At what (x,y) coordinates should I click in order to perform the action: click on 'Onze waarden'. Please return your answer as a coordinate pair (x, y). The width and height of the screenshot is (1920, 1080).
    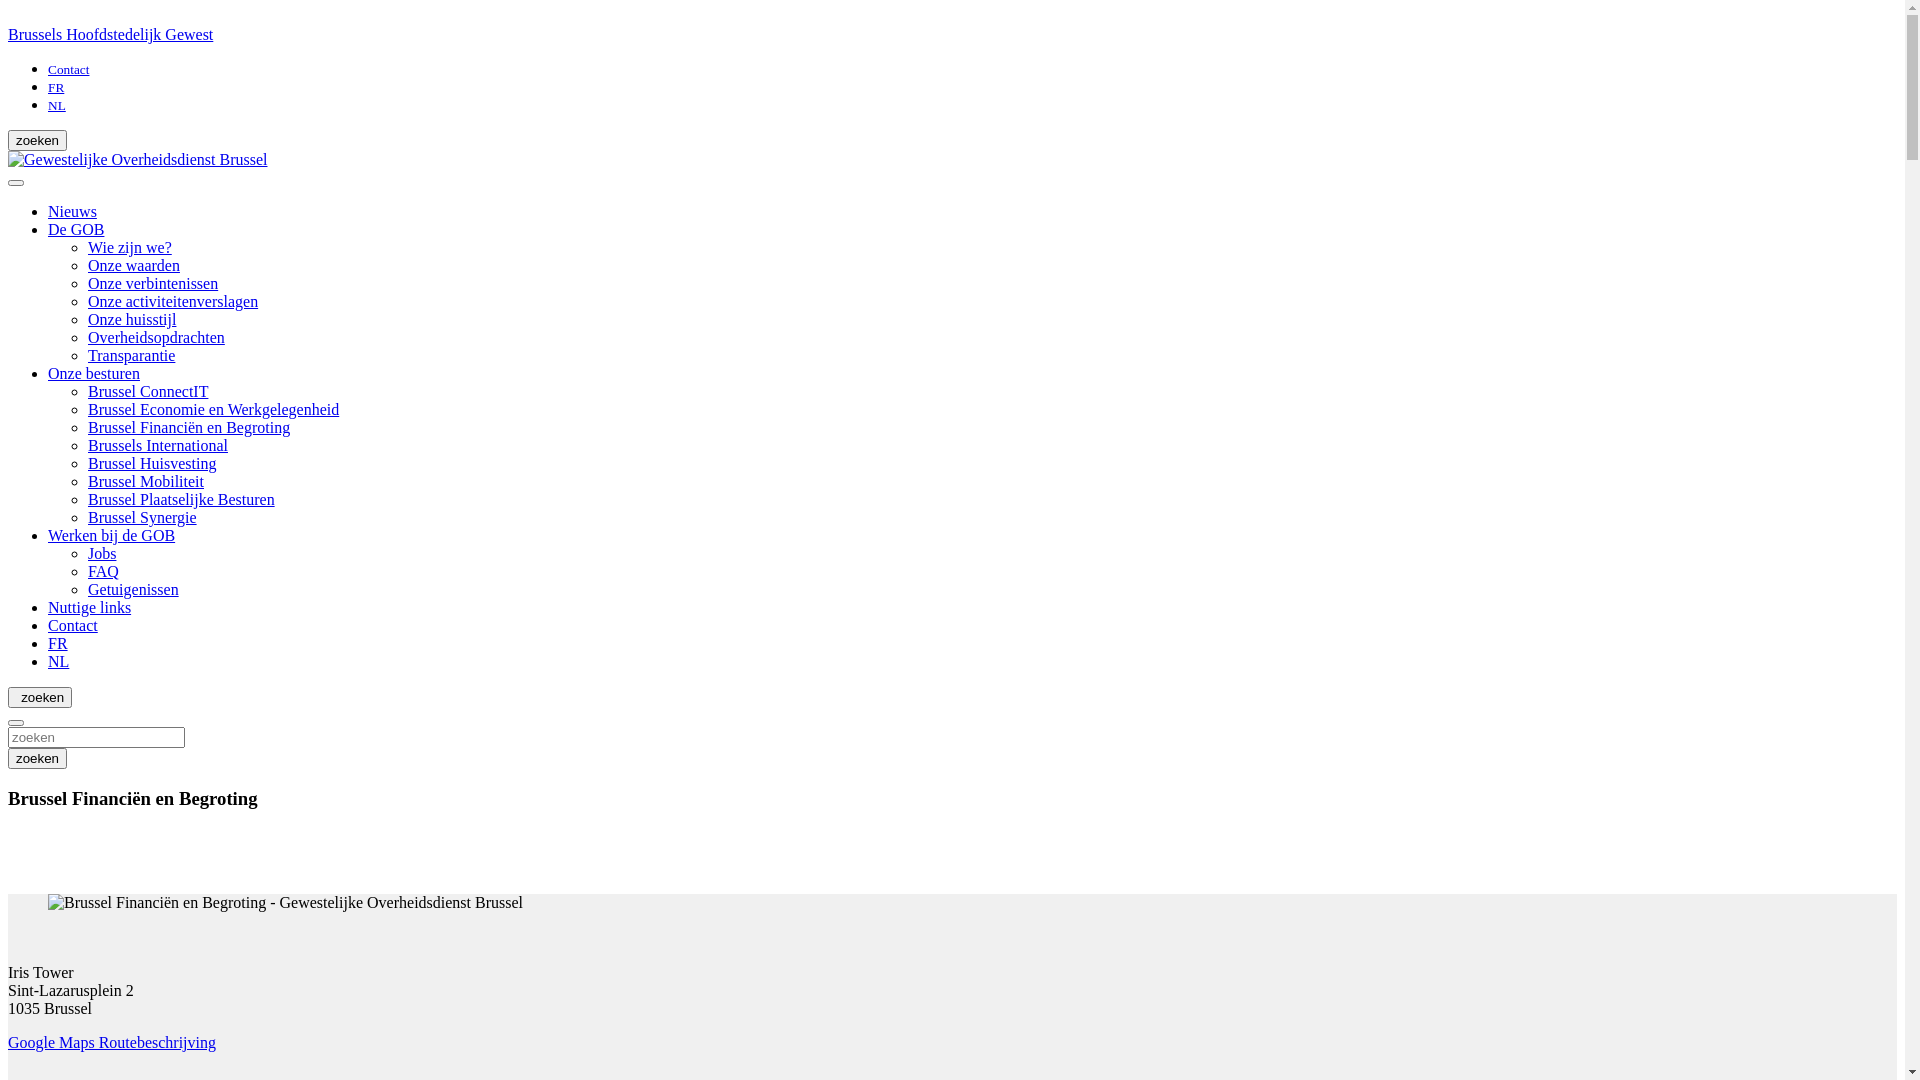
    Looking at the image, I should click on (133, 264).